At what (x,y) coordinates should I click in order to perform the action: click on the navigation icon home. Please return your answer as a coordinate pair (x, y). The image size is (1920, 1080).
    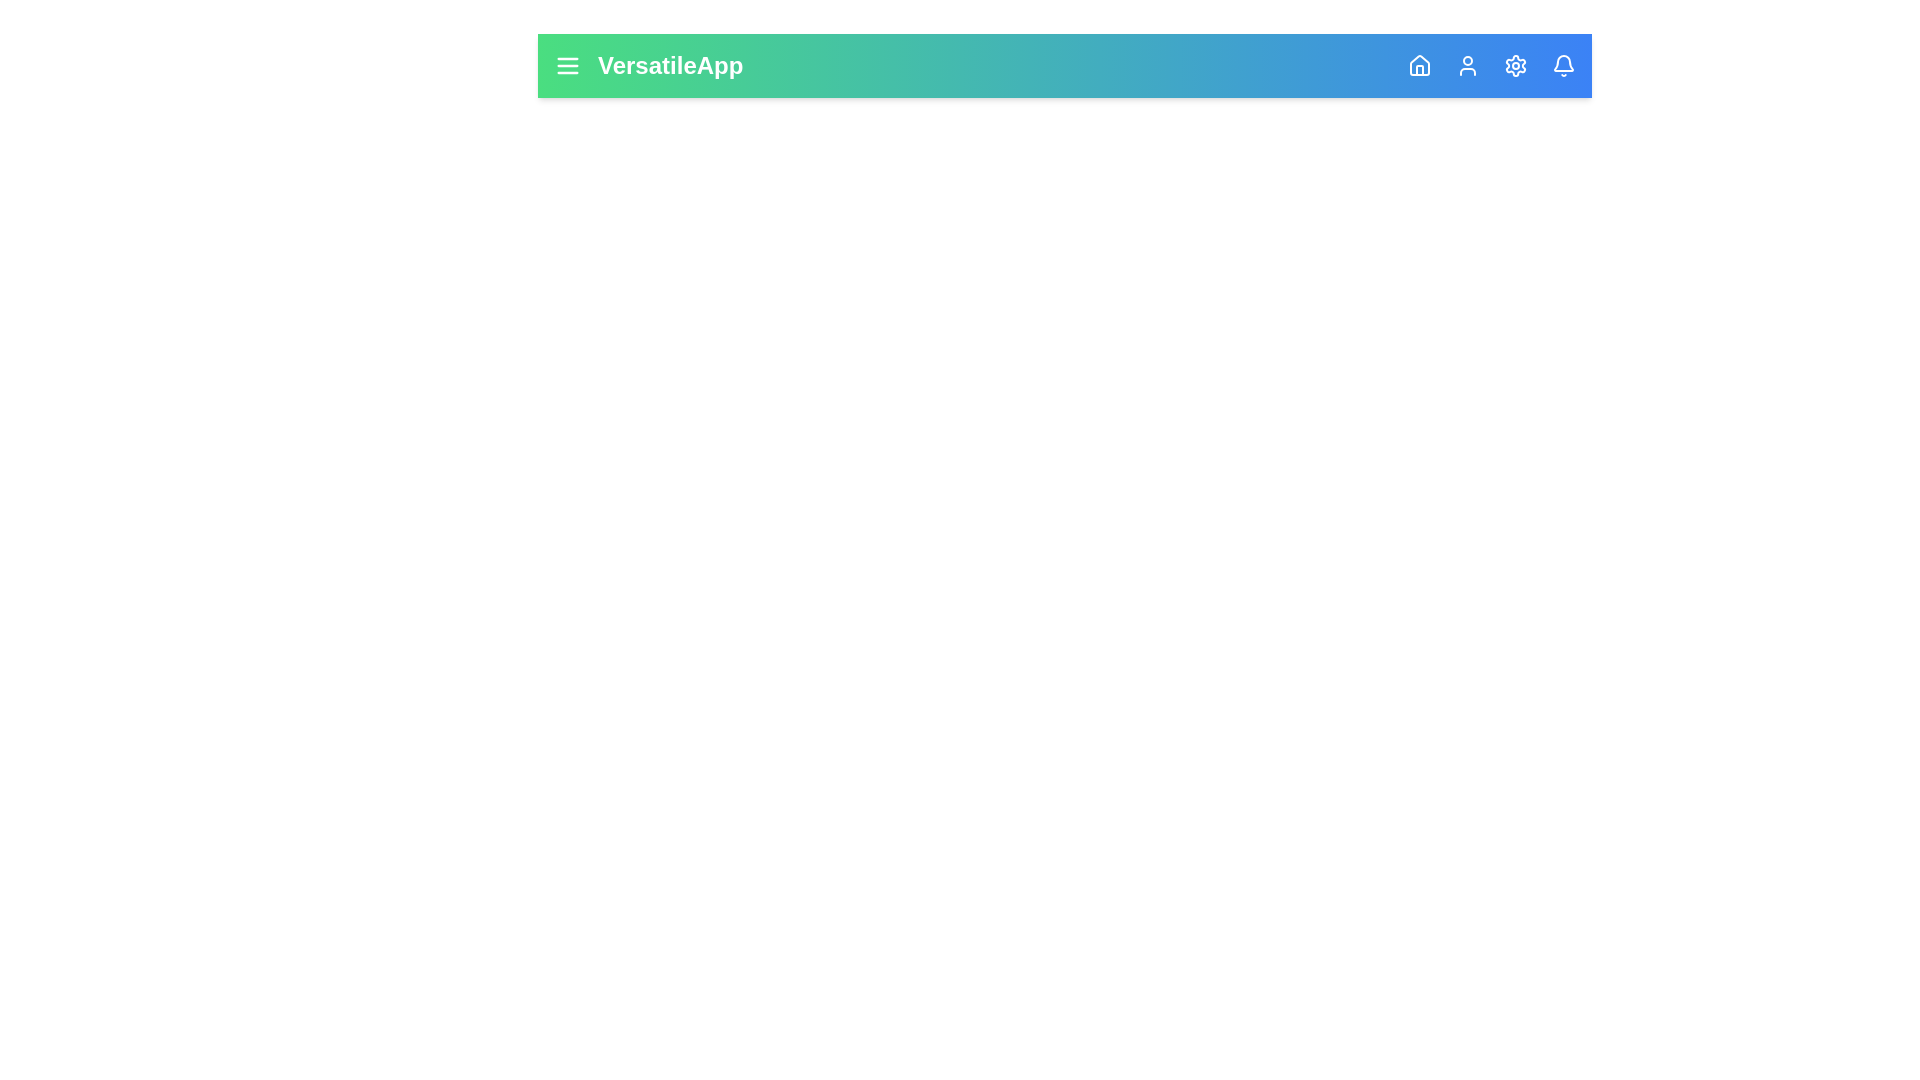
    Looking at the image, I should click on (1419, 64).